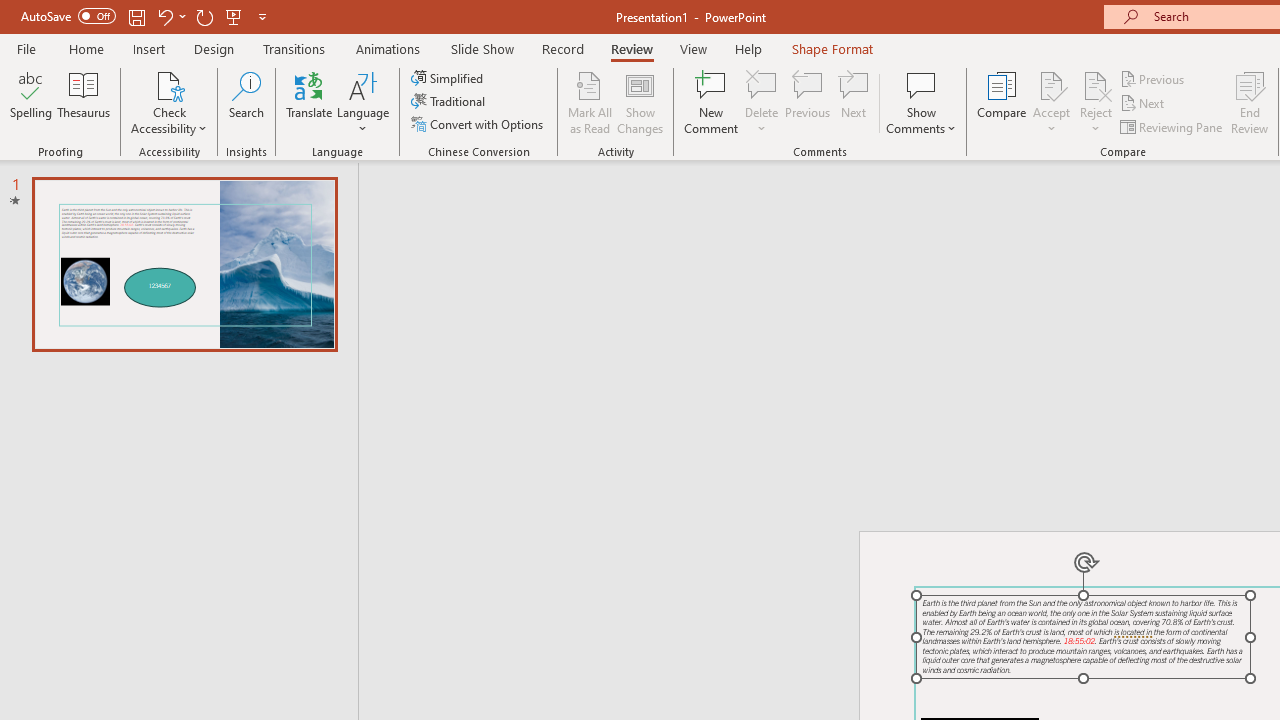 Image resolution: width=1280 pixels, height=720 pixels. Describe the element at coordinates (1173, 127) in the screenshot. I see `'Reviewing Pane'` at that location.